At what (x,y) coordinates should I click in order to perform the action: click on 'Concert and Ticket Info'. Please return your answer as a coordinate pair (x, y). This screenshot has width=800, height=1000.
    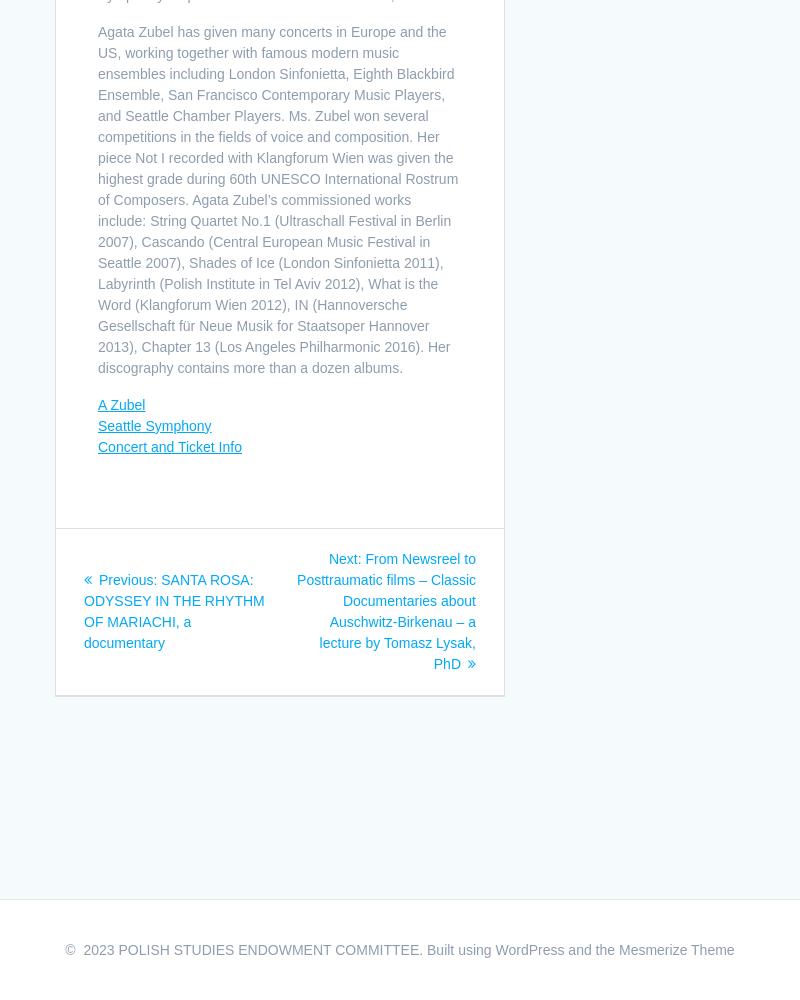
    Looking at the image, I should click on (168, 445).